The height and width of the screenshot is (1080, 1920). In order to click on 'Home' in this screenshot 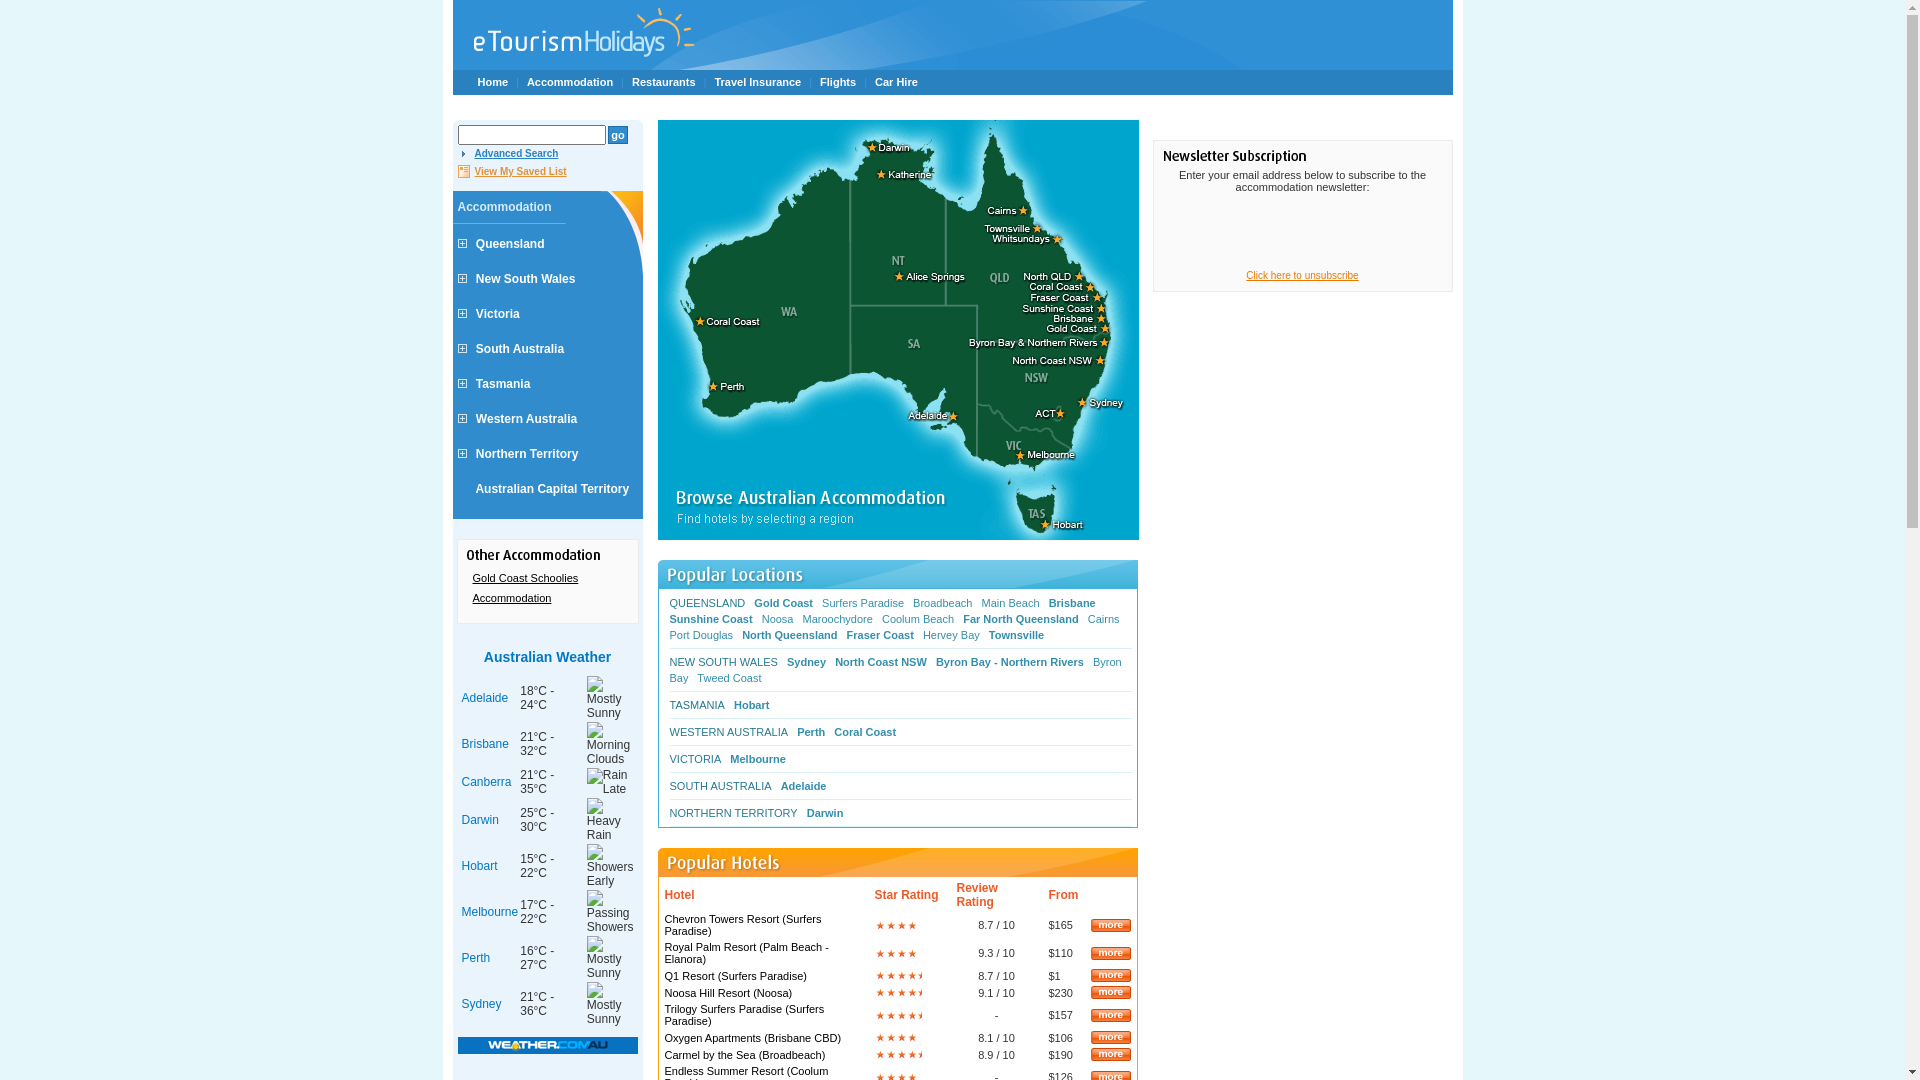, I will do `click(493, 81)`.